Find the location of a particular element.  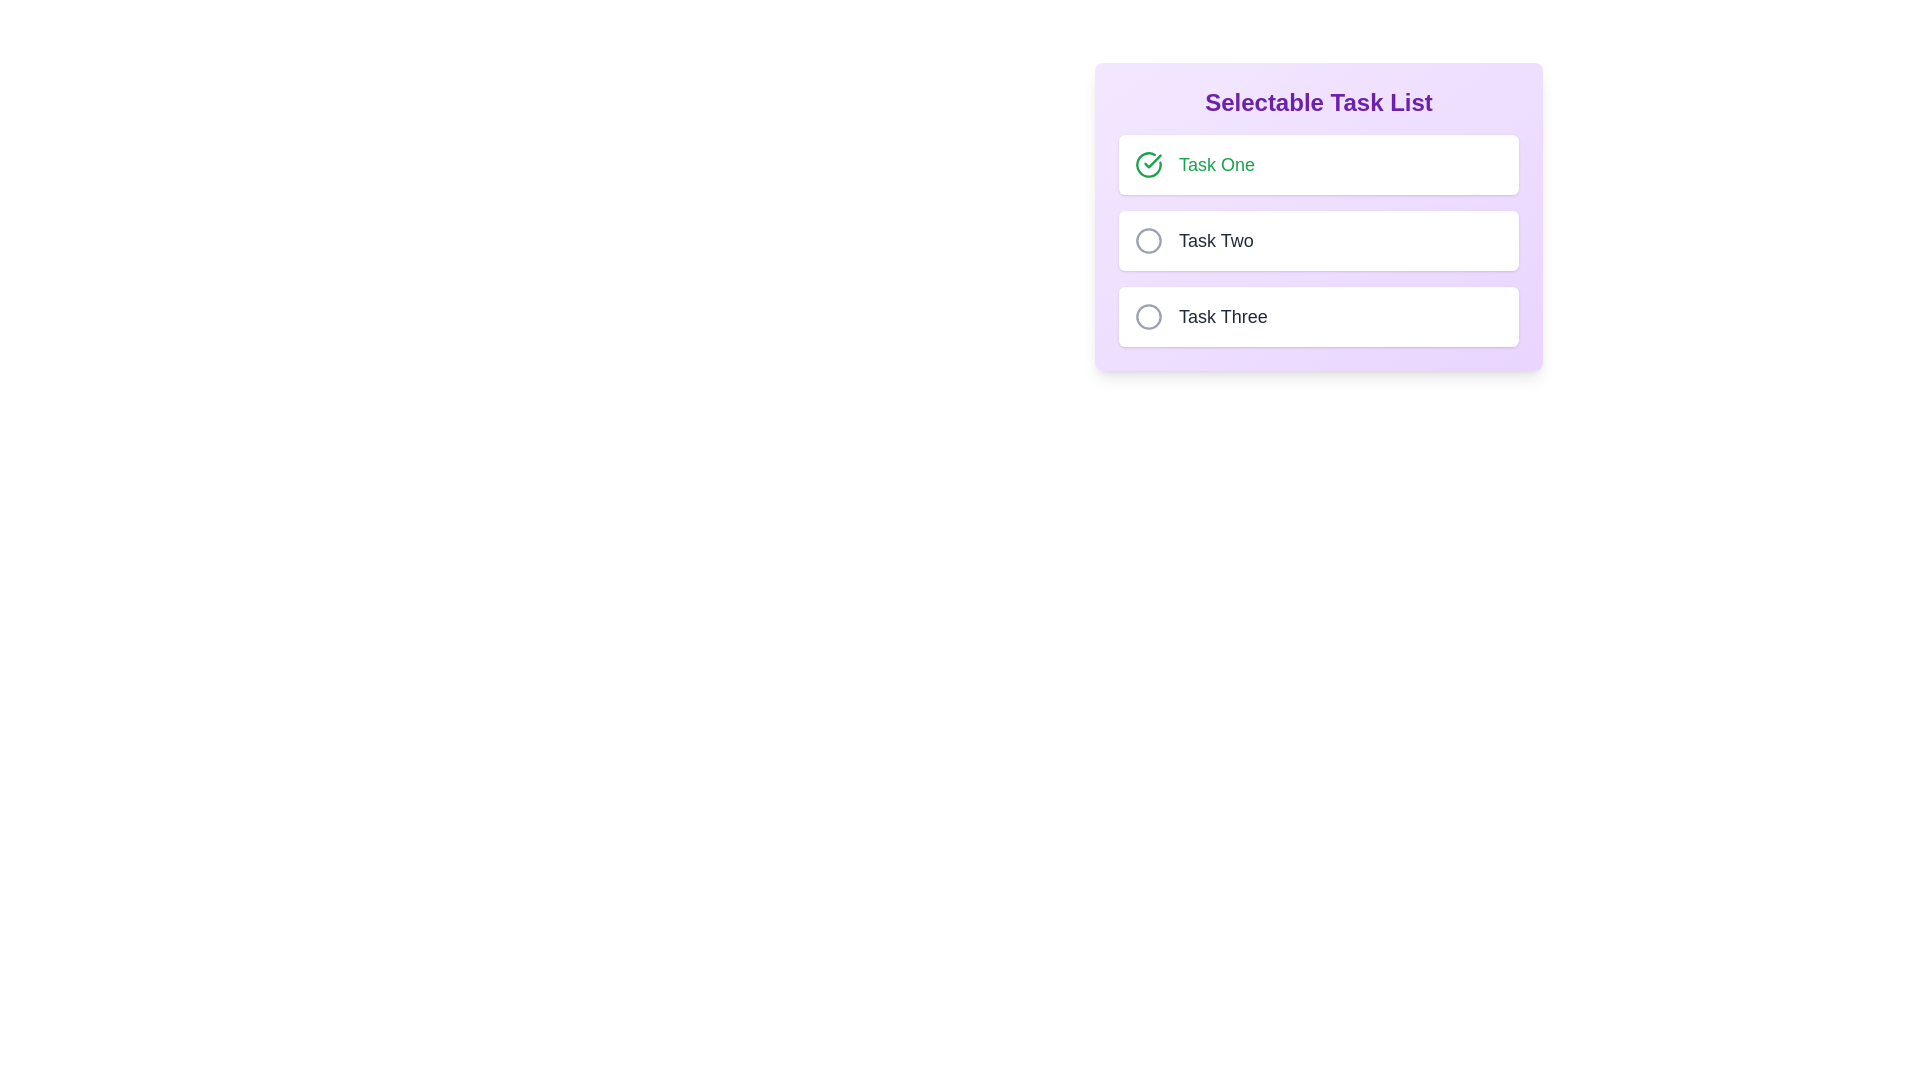

the text label for the third task option in the task list to associate it with the selectable option is located at coordinates (1200, 315).